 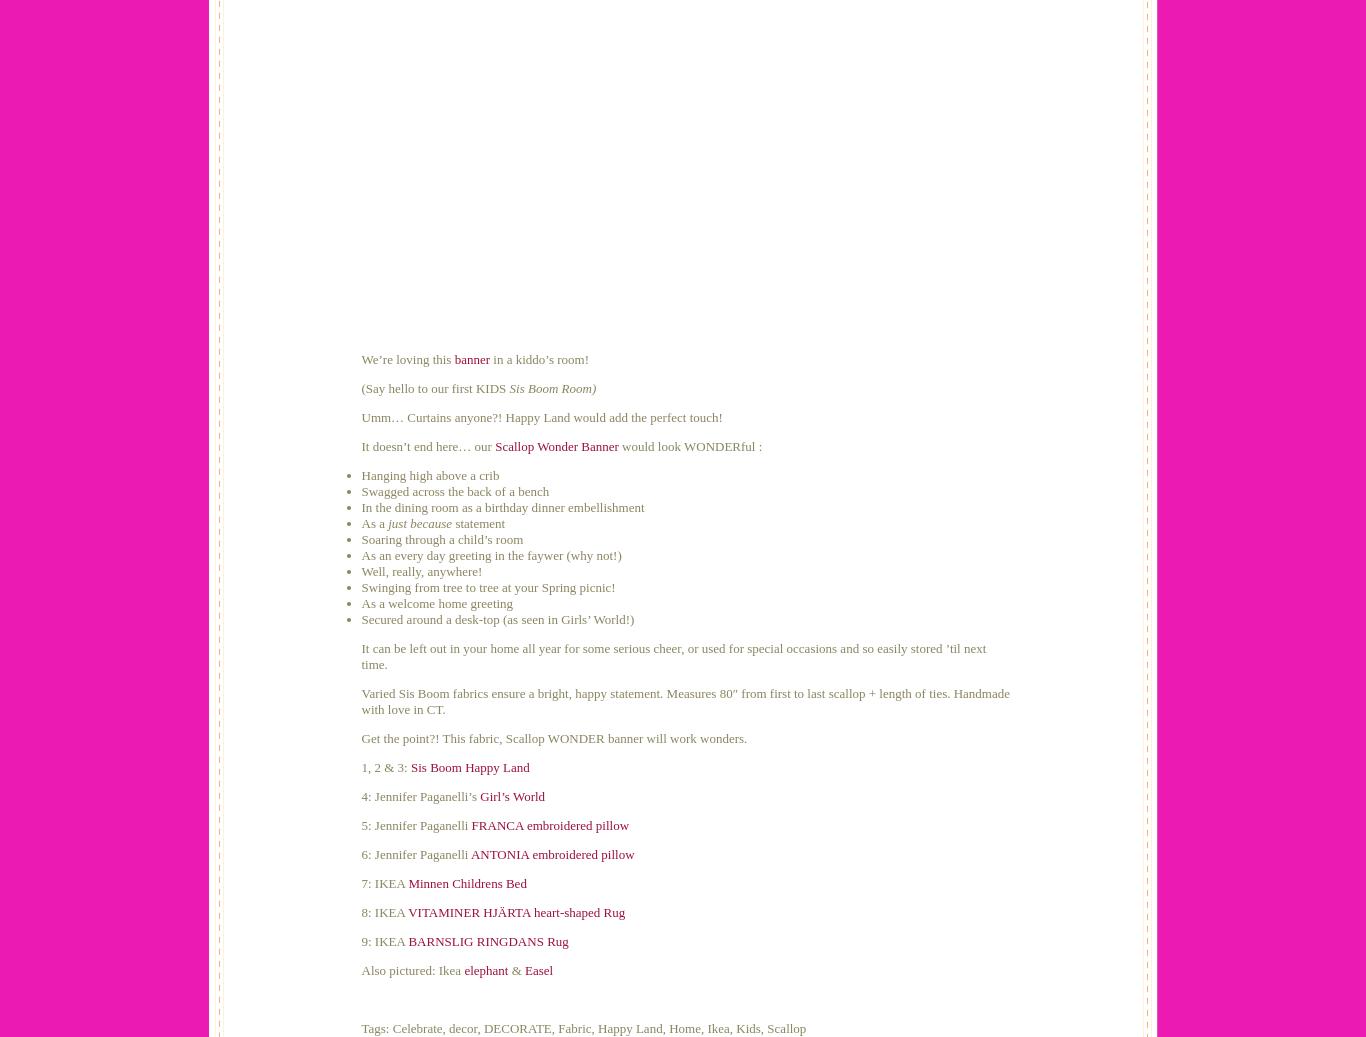 What do you see at coordinates (435, 603) in the screenshot?
I see `'As a welcome home greeting'` at bounding box center [435, 603].